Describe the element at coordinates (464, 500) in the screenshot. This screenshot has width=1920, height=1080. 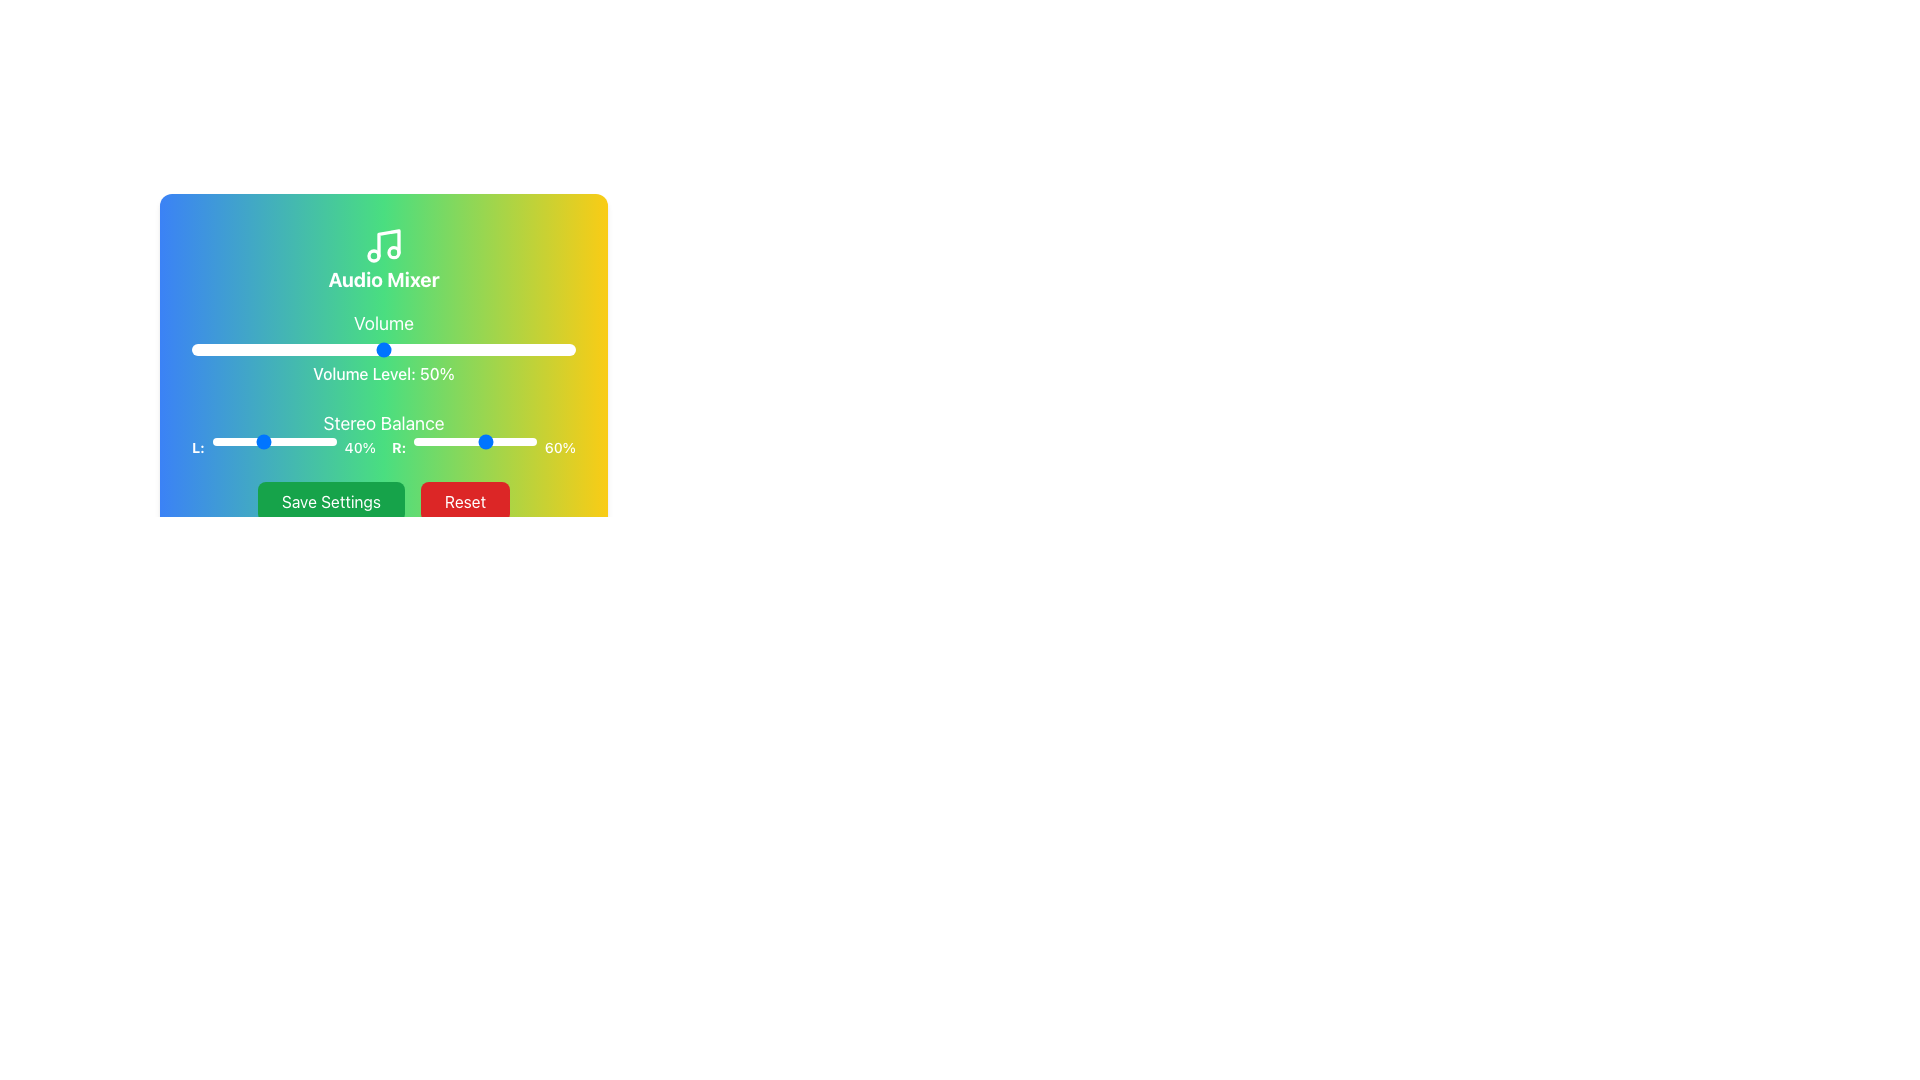
I see `the 'Reset' button, which has a red background and rounded edges, located at the bottom-right corner of the main interface` at that location.